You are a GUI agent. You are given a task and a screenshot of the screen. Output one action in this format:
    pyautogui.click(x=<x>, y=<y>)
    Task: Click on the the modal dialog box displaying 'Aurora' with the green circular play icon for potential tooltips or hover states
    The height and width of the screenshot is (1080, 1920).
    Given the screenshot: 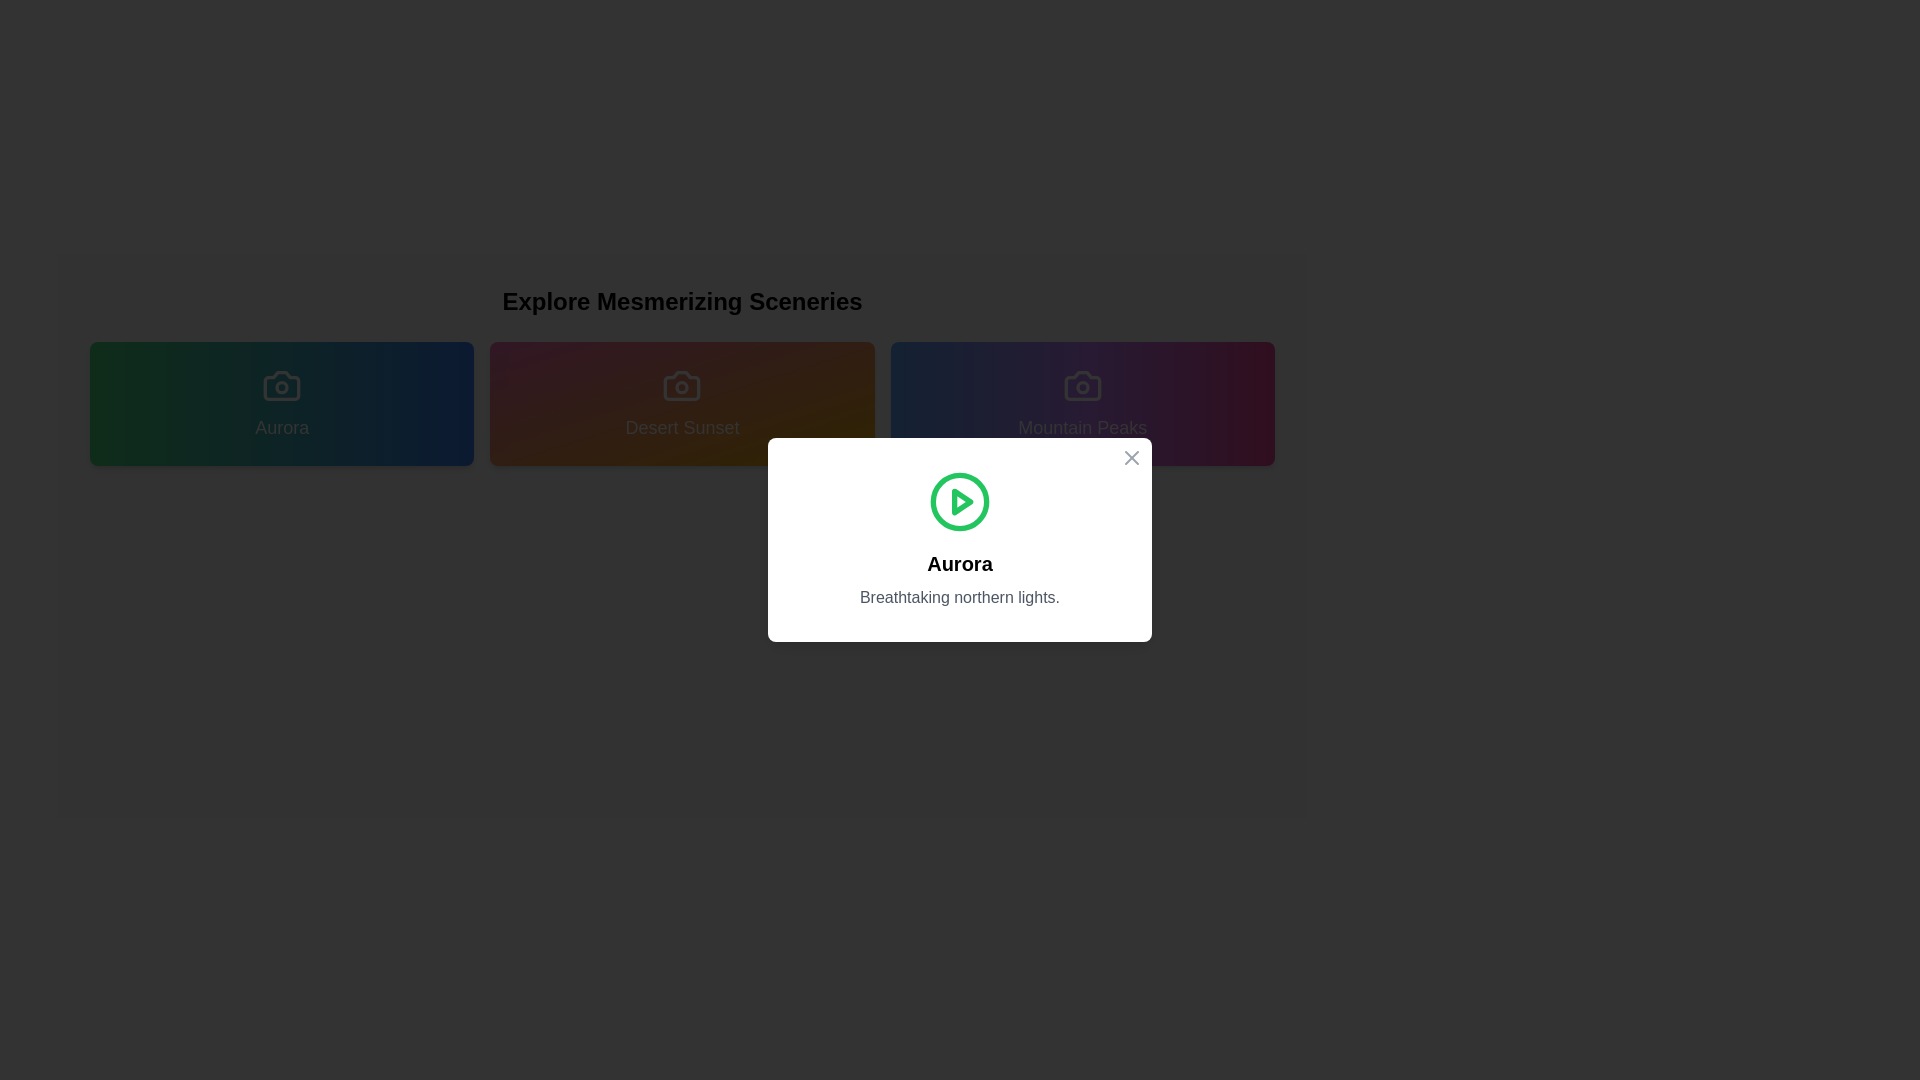 What is the action you would take?
    pyautogui.click(x=960, y=540)
    